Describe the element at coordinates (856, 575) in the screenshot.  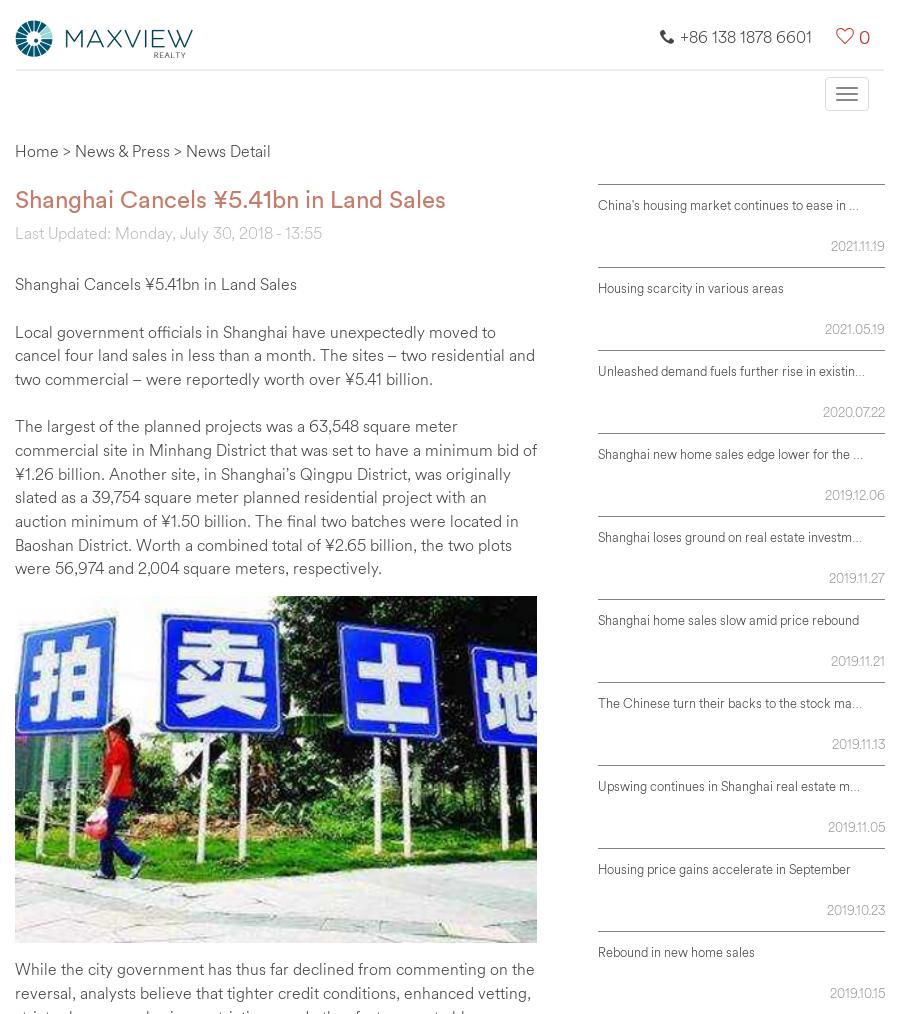
I see `'2019.11.27'` at that location.